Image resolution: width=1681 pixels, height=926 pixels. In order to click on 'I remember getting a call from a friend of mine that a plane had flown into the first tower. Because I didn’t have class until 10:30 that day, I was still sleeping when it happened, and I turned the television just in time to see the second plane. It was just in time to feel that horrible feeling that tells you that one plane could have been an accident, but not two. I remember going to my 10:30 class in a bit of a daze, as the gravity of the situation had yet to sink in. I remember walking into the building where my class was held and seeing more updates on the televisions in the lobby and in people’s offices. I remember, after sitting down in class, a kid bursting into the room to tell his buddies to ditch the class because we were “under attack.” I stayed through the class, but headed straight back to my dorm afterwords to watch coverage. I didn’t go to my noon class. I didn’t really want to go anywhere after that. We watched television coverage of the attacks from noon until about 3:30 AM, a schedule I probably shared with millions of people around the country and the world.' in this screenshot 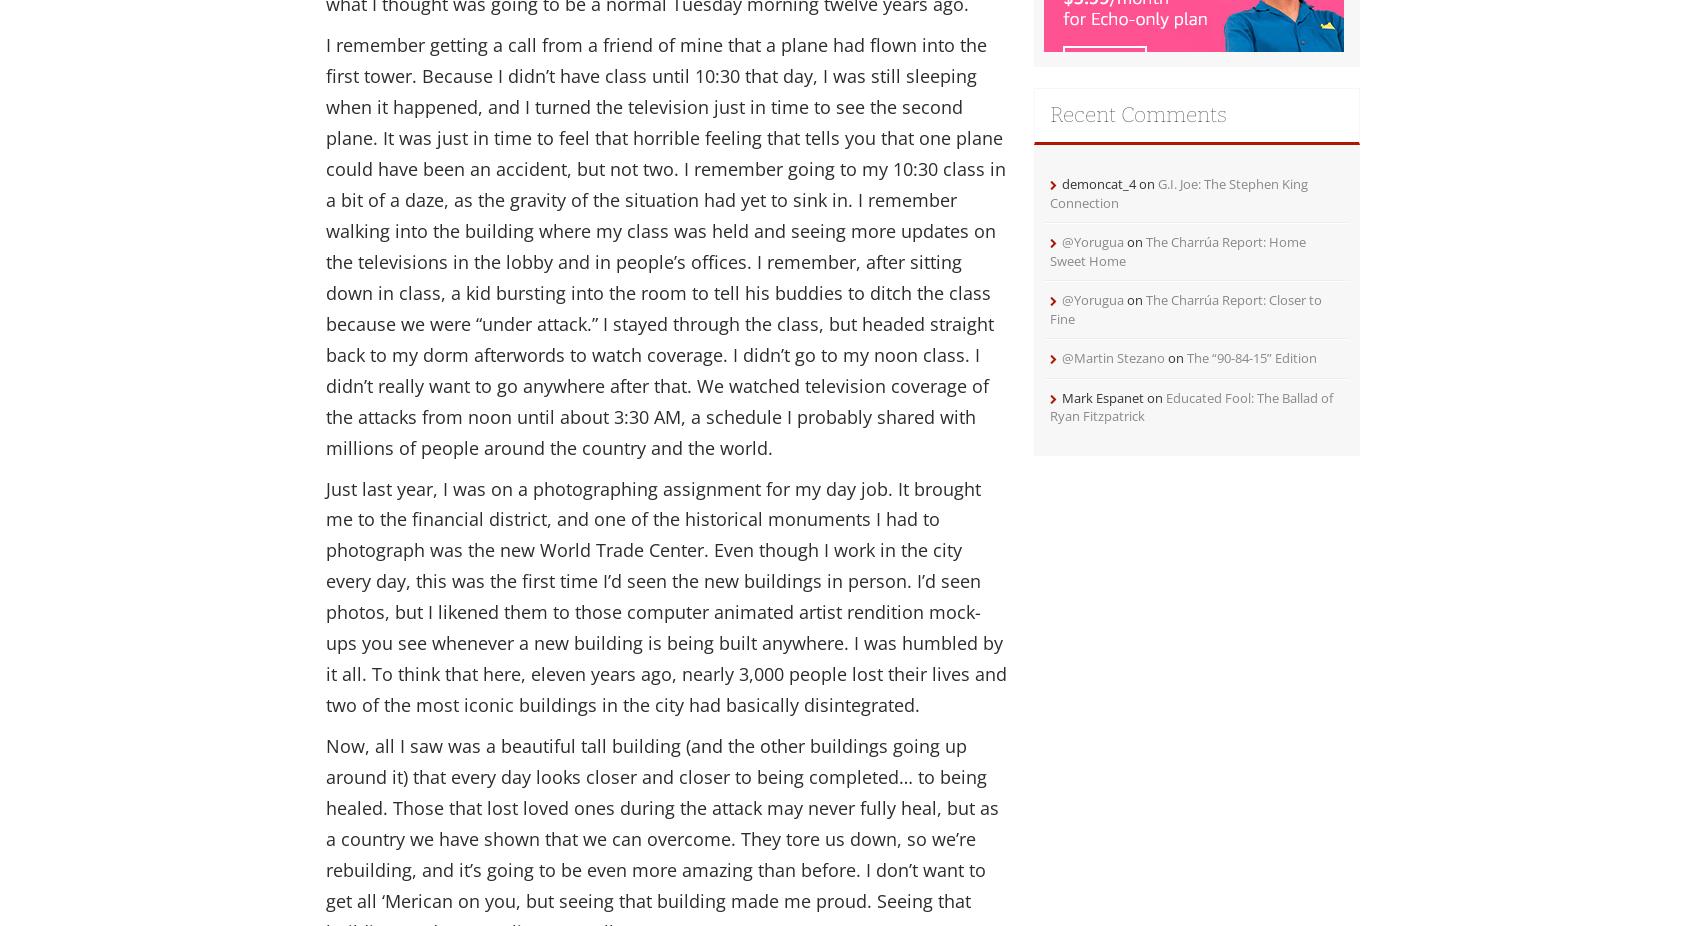, I will do `click(664, 246)`.